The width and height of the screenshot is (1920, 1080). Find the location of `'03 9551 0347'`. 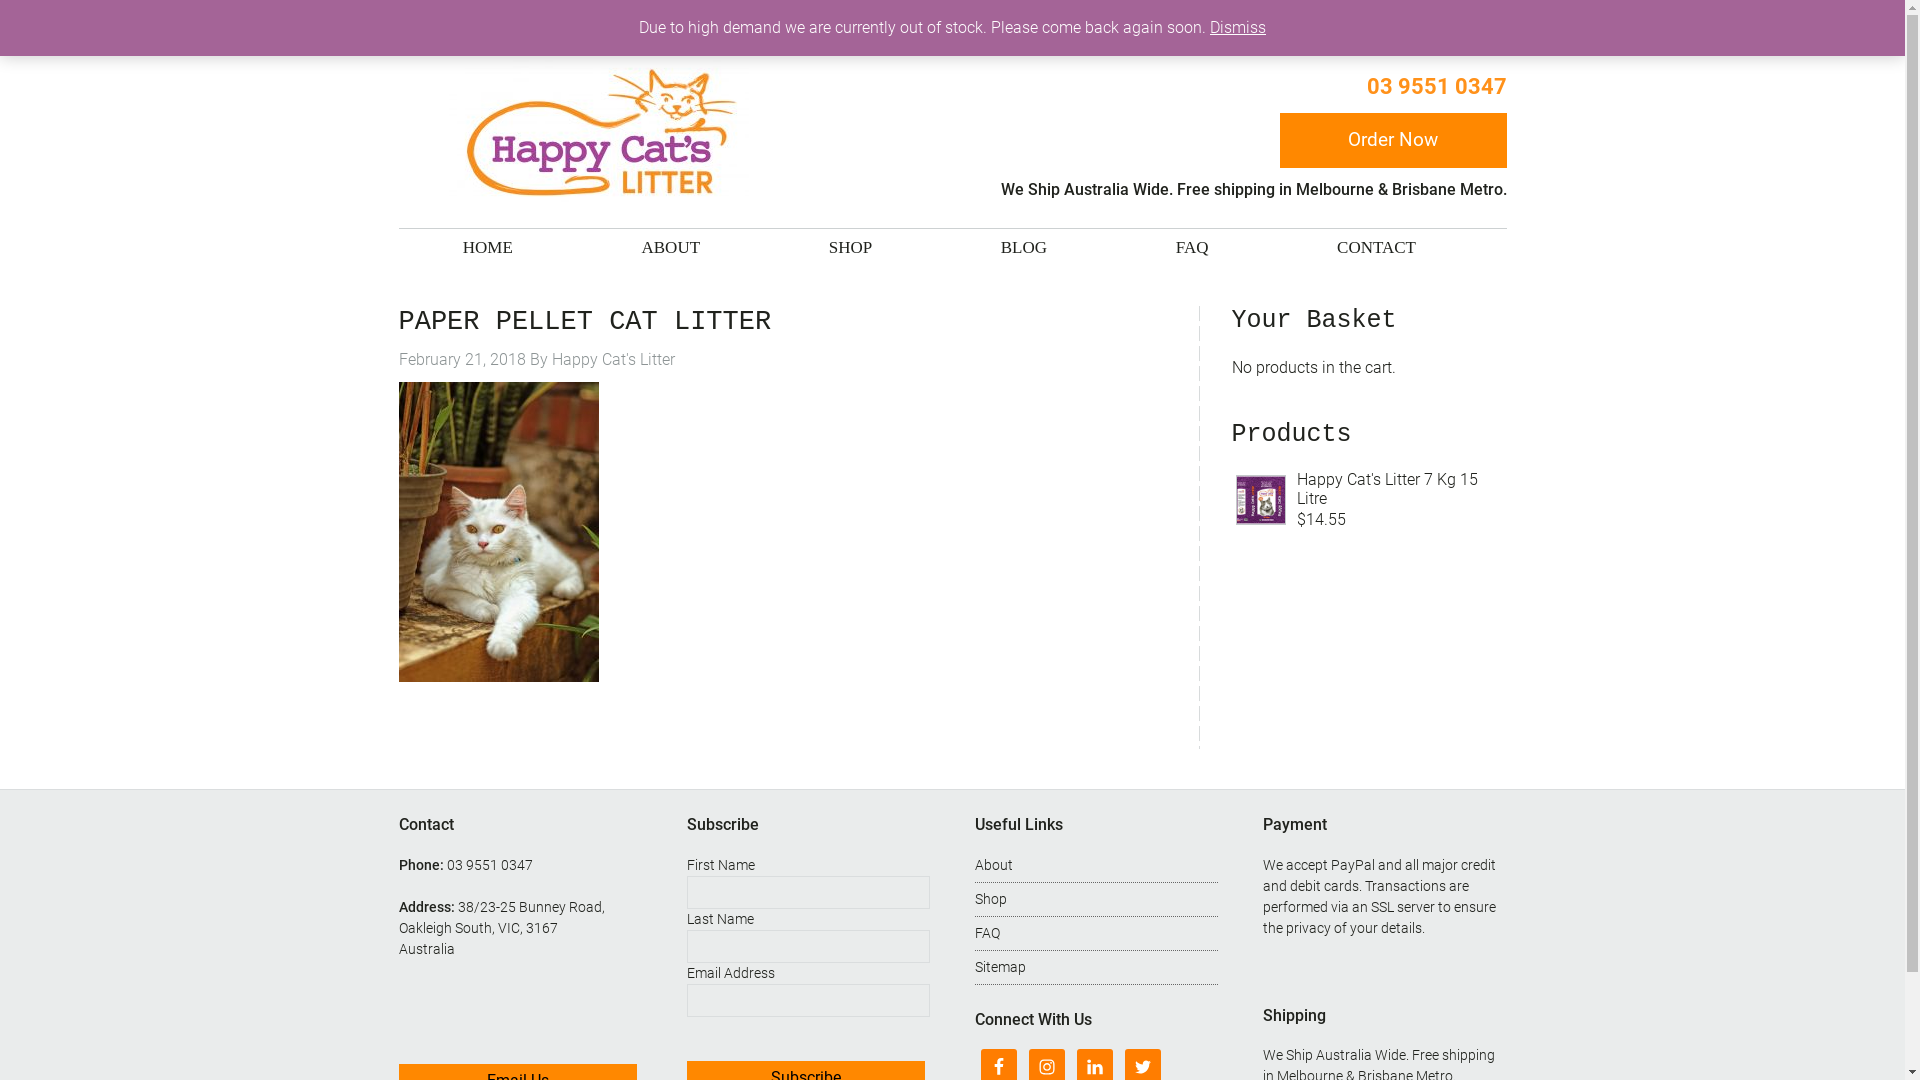

'03 9551 0347' is located at coordinates (1365, 85).